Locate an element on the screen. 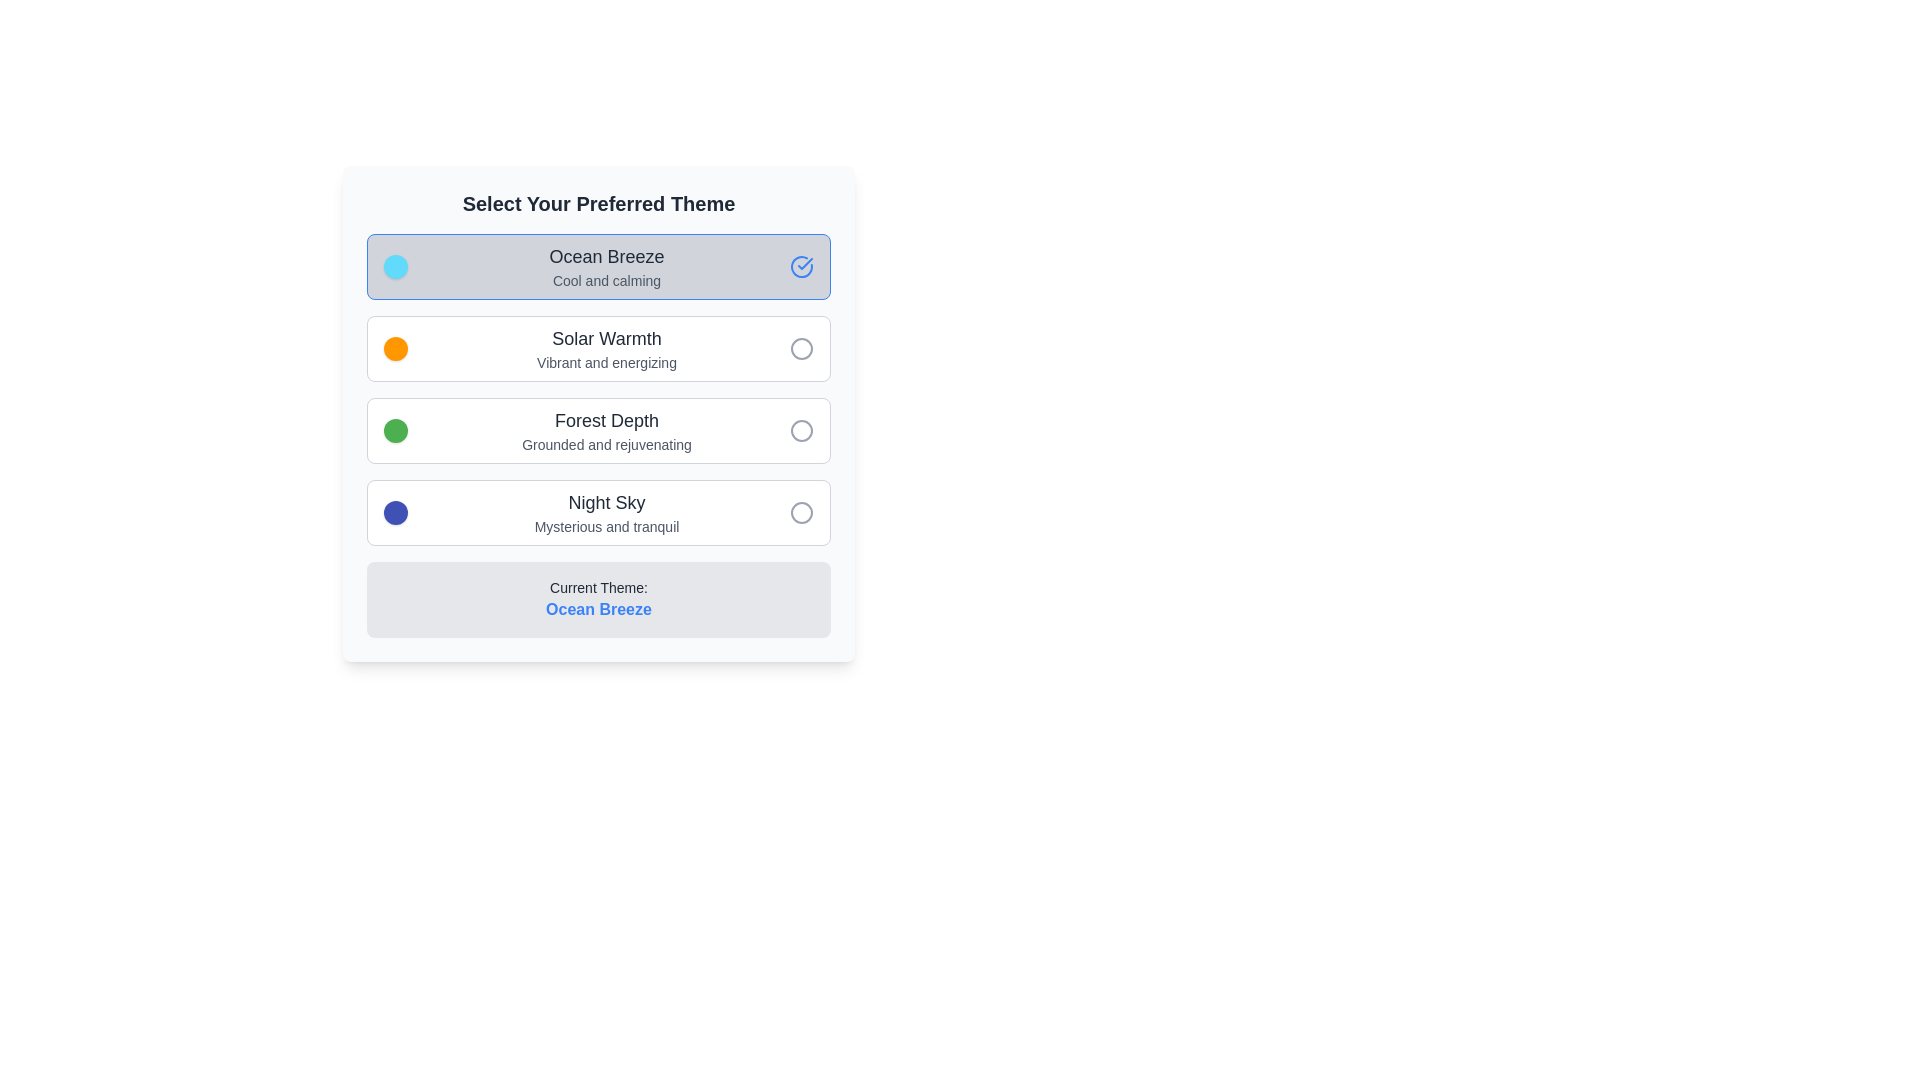 Image resolution: width=1920 pixels, height=1080 pixels. the purely visual, themed color indicator for the 'Forest Depth' option in the theme selection UI, which is positioned centrally within the option box is located at coordinates (395, 430).